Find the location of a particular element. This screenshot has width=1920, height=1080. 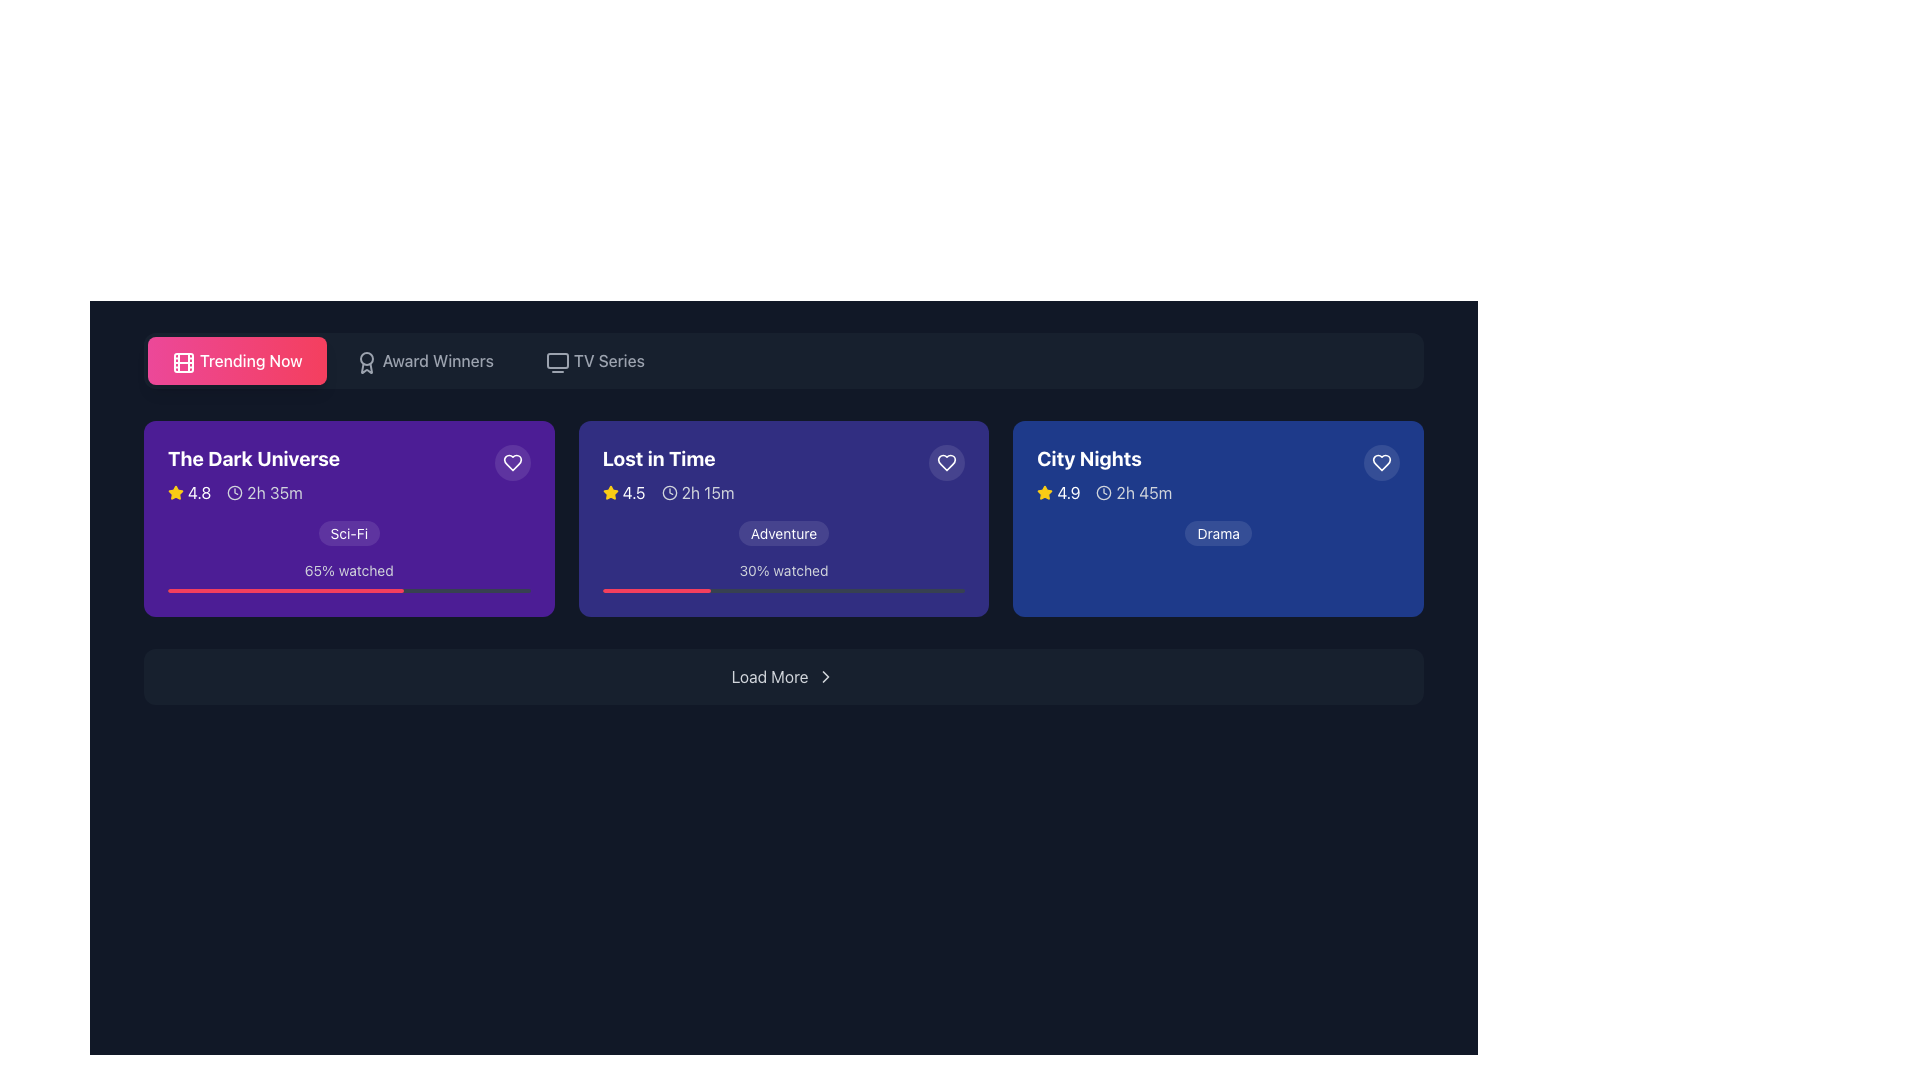

text label displaying the duration of the movie, located in the first card under the 'Trending Now' section, near the top-left corner, following a clock icon is located at coordinates (273, 493).